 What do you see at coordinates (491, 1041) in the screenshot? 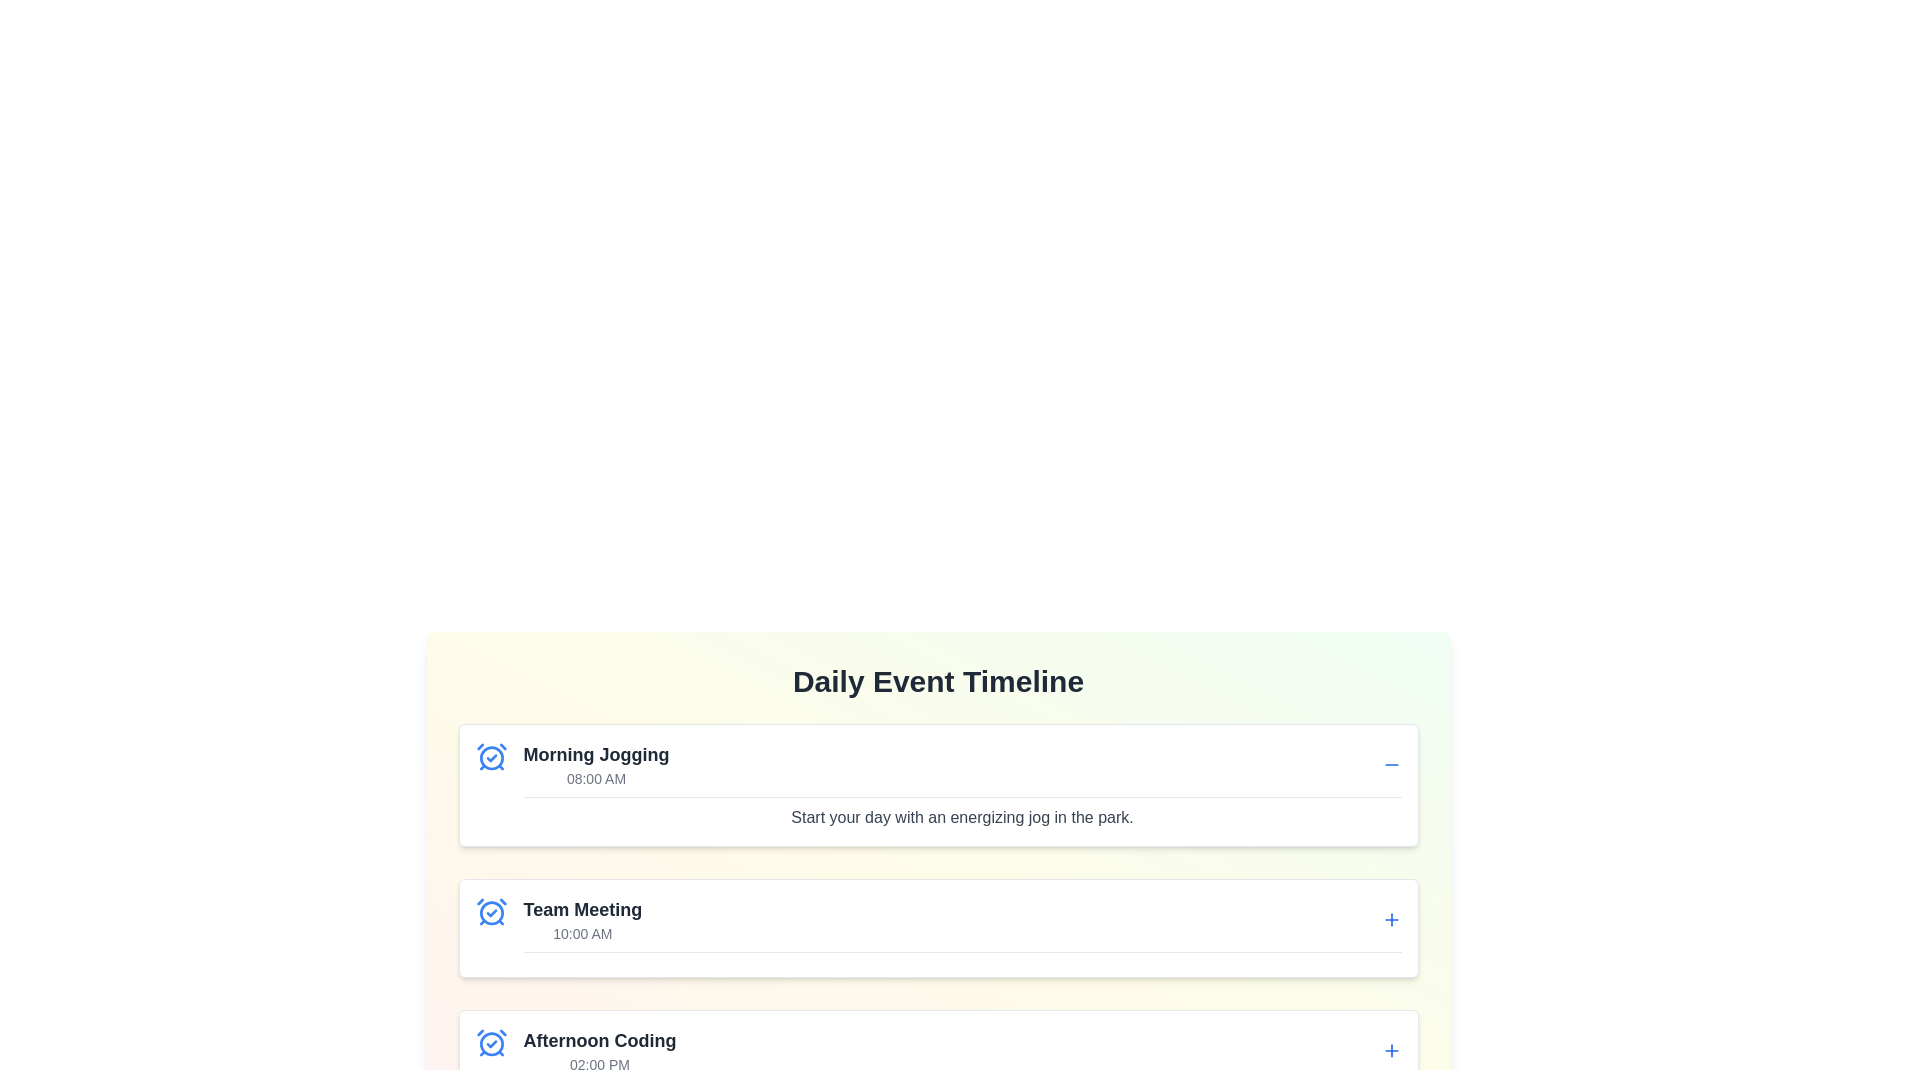
I see `the event type icon indicating a scheduled or completed event for 'Afternoon Coding', located at the top-left corner of the card and is the third icon in the list of events` at bounding box center [491, 1041].